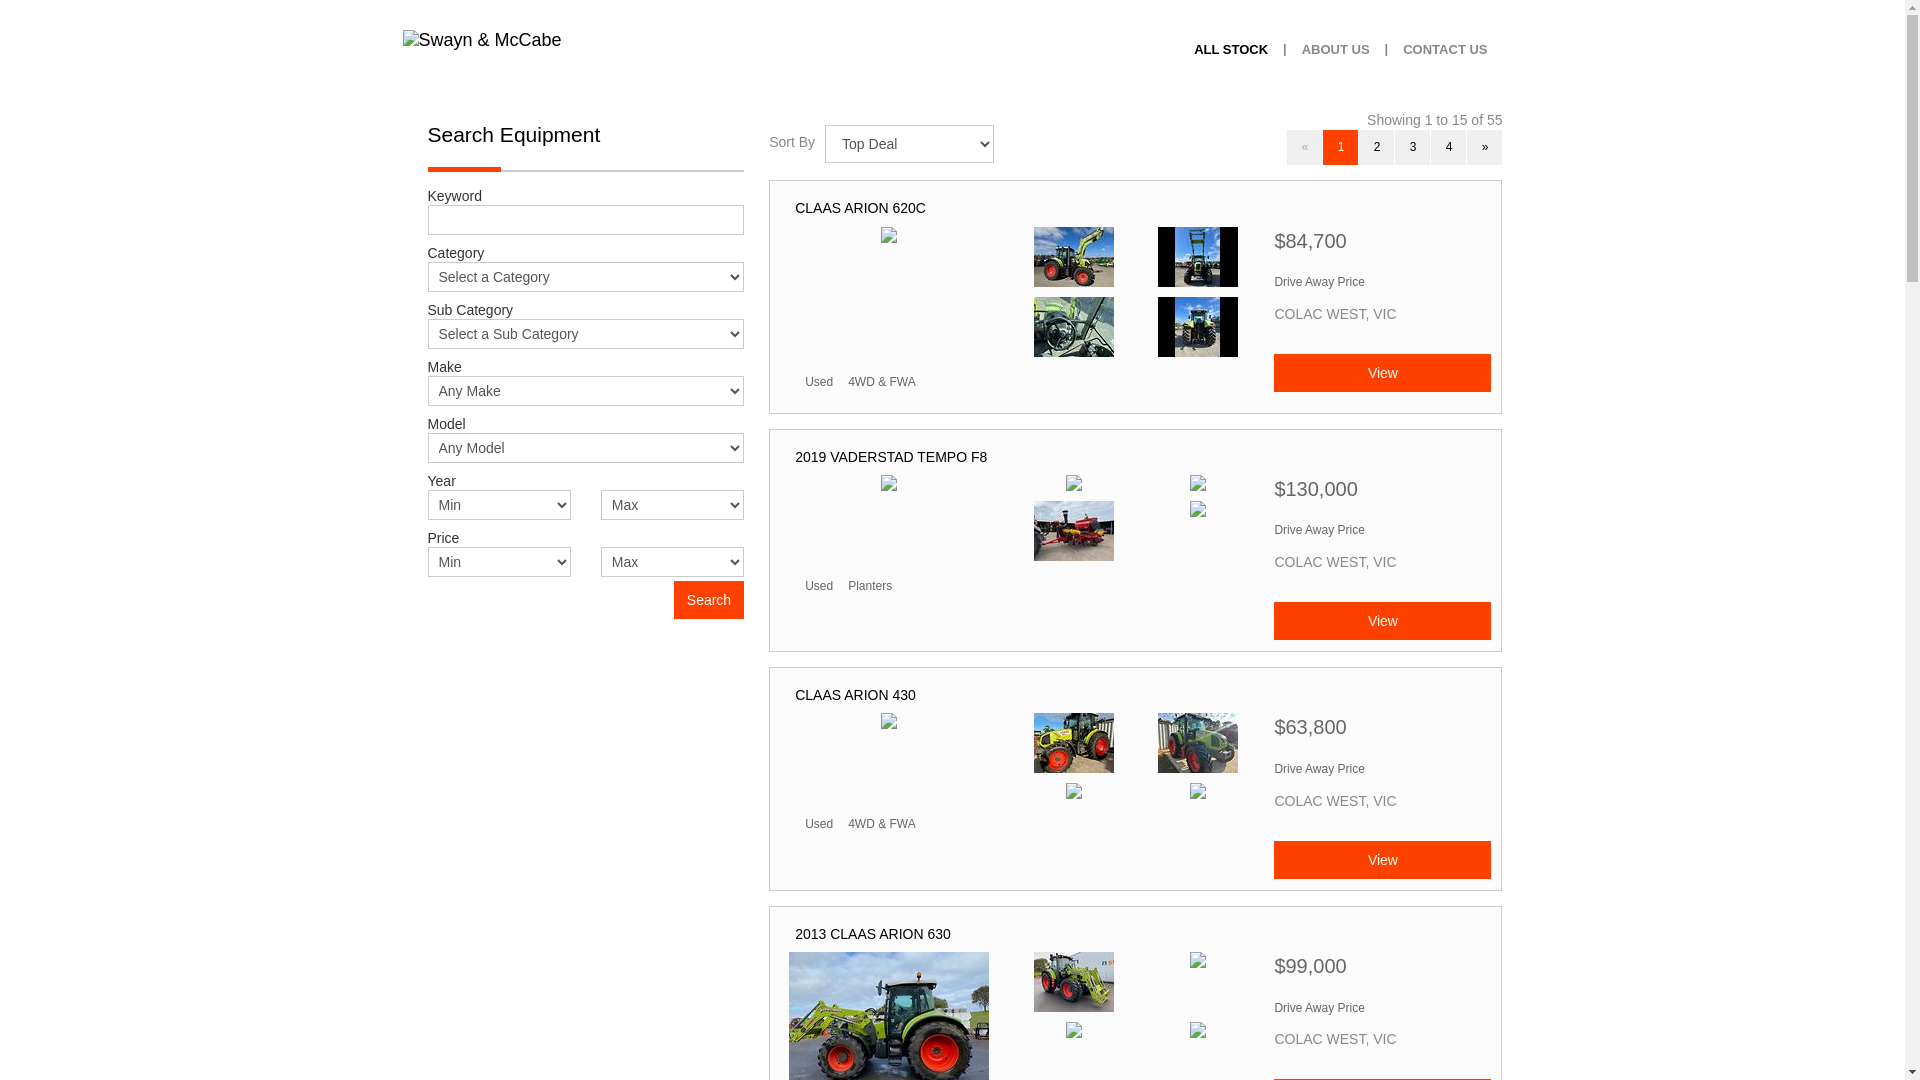 The image size is (1920, 1080). I want to click on '4', so click(1448, 146).